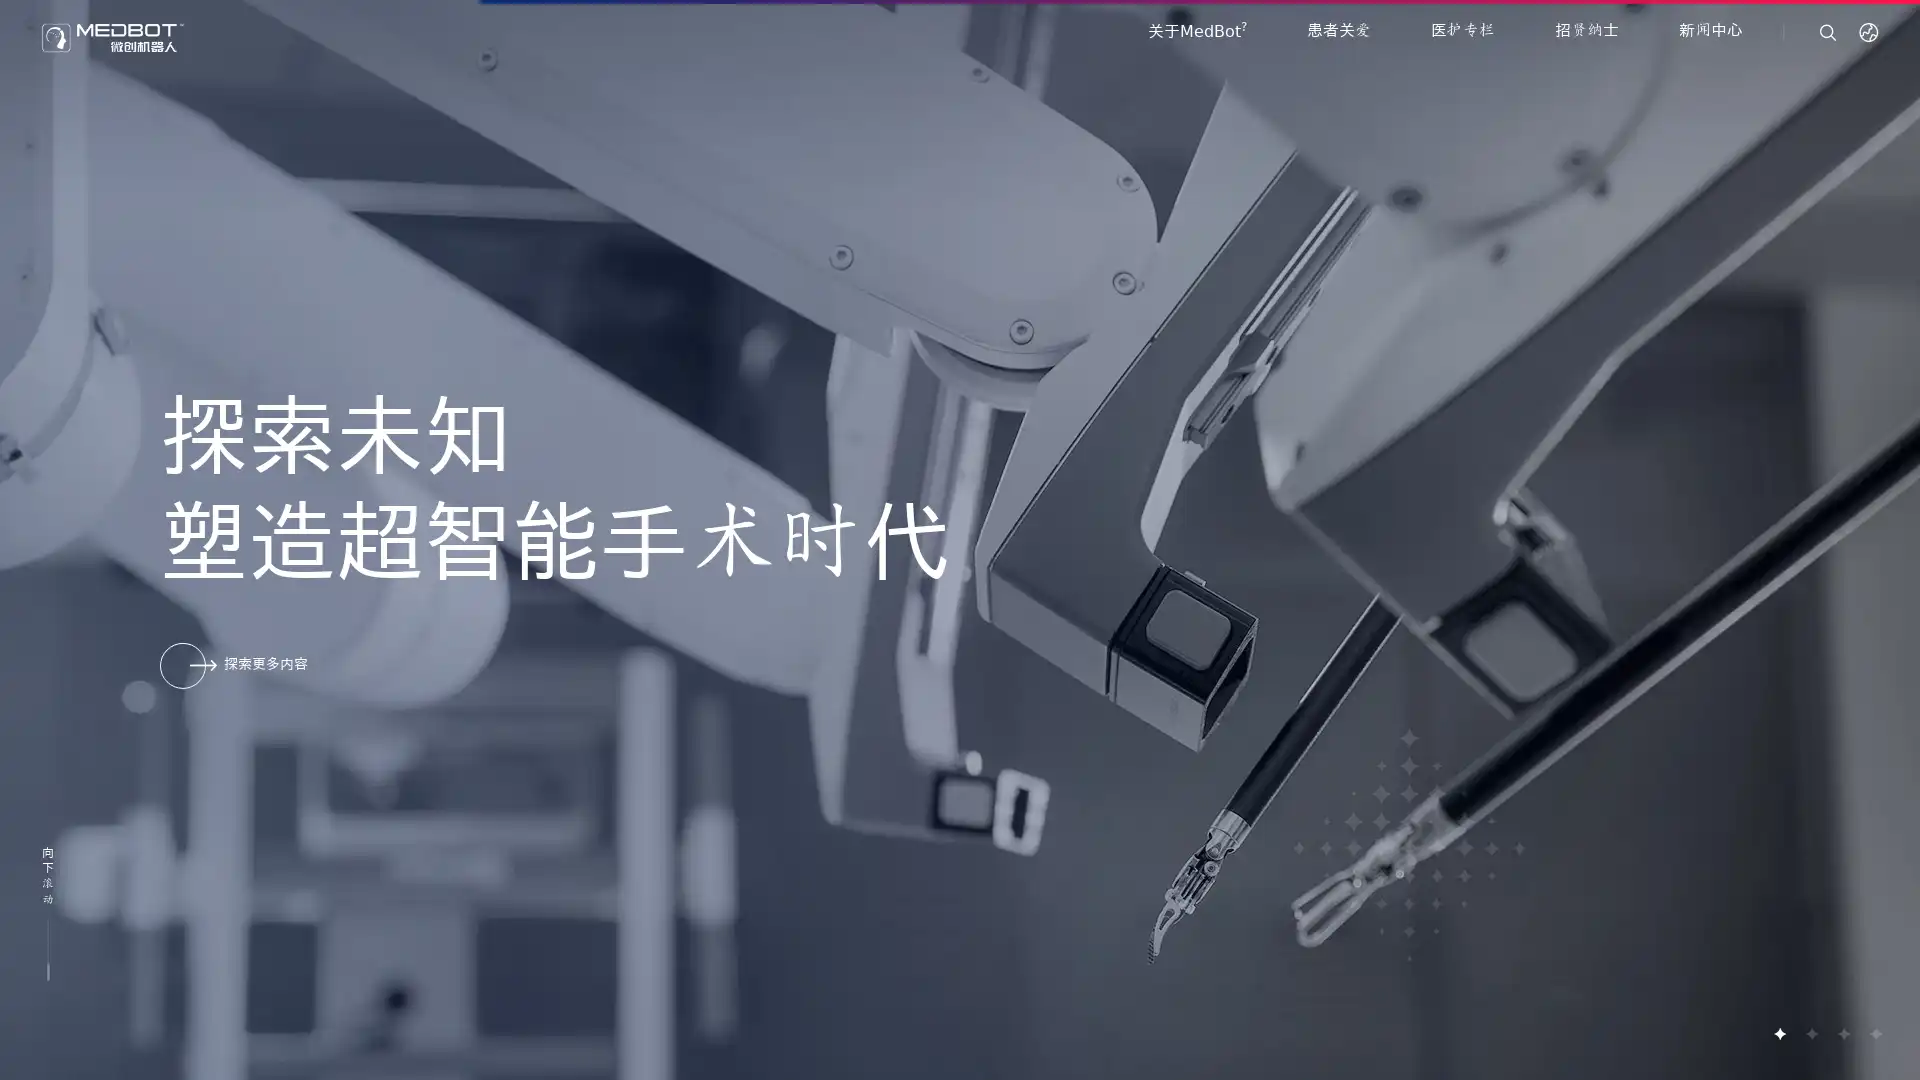 This screenshot has height=1080, width=1920. I want to click on Go to slide 4, so click(1874, 1033).